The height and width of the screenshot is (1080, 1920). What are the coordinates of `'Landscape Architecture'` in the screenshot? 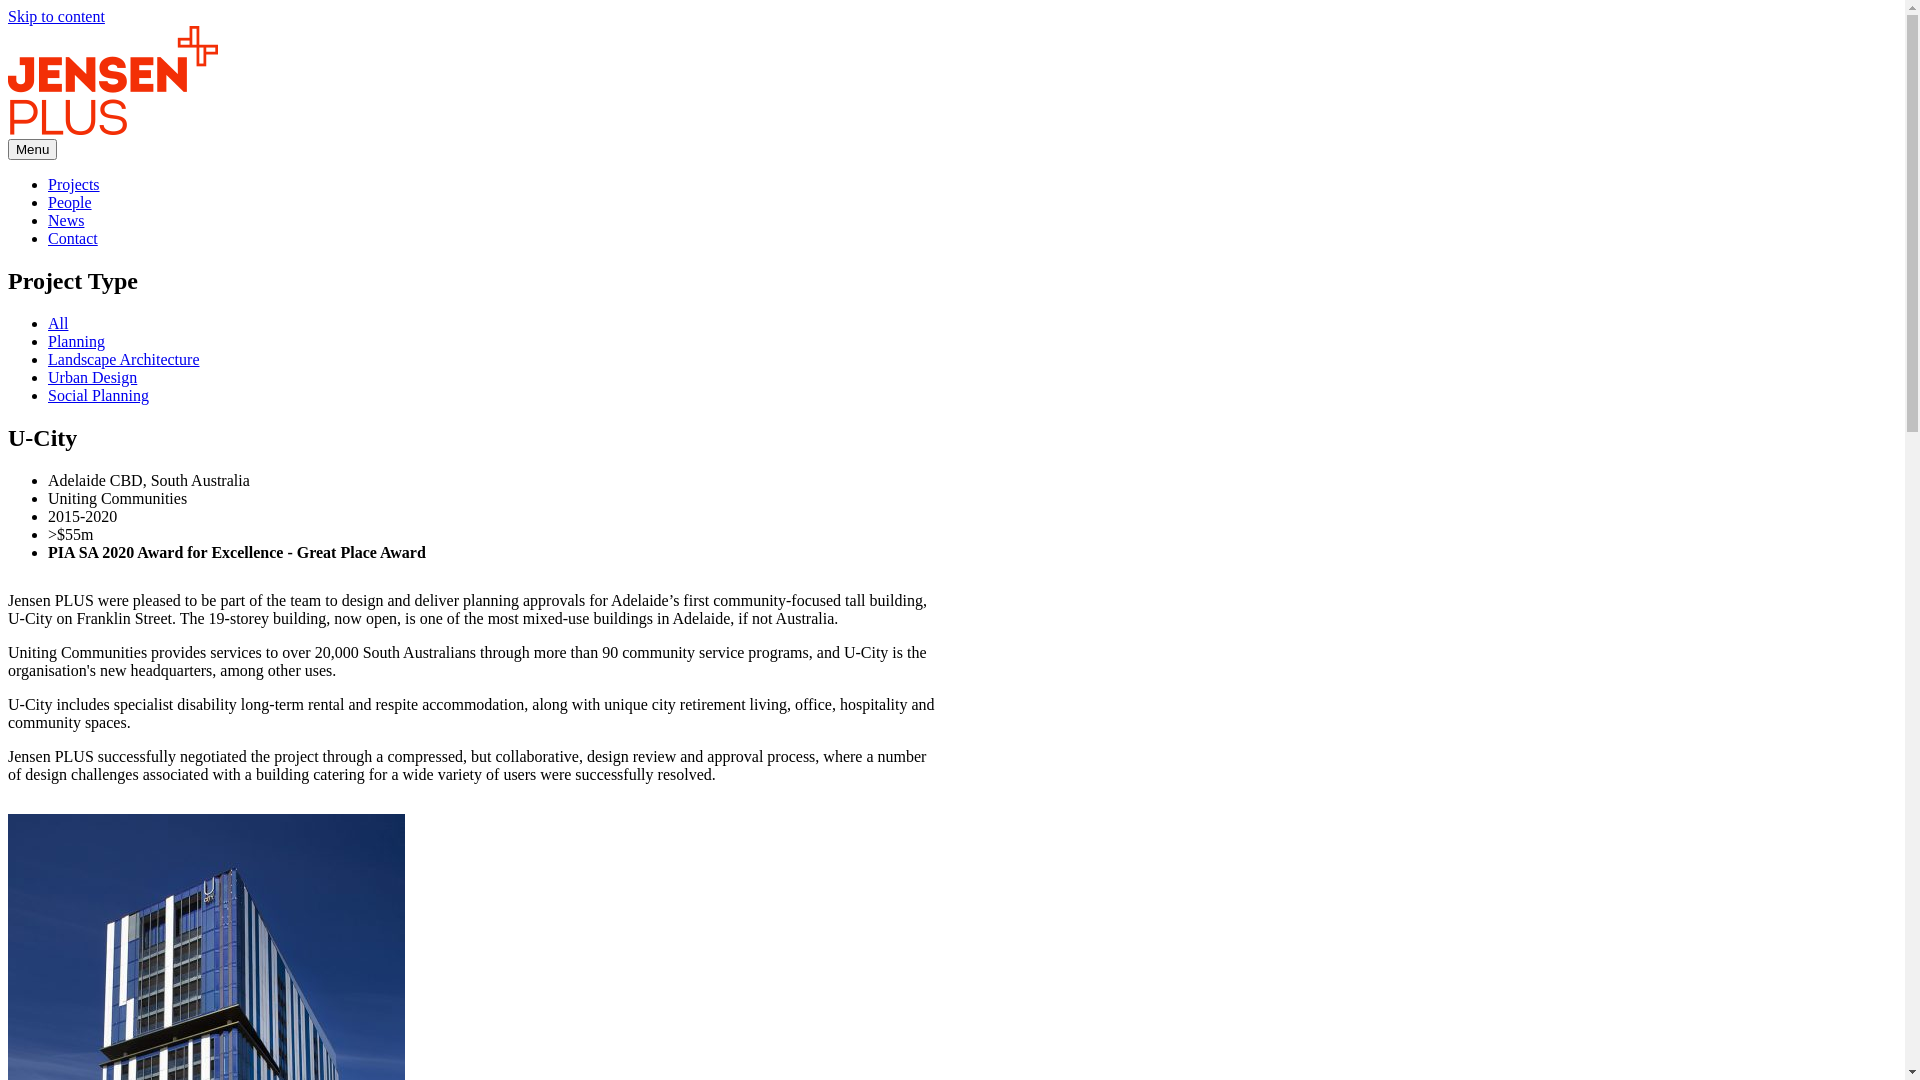 It's located at (122, 358).